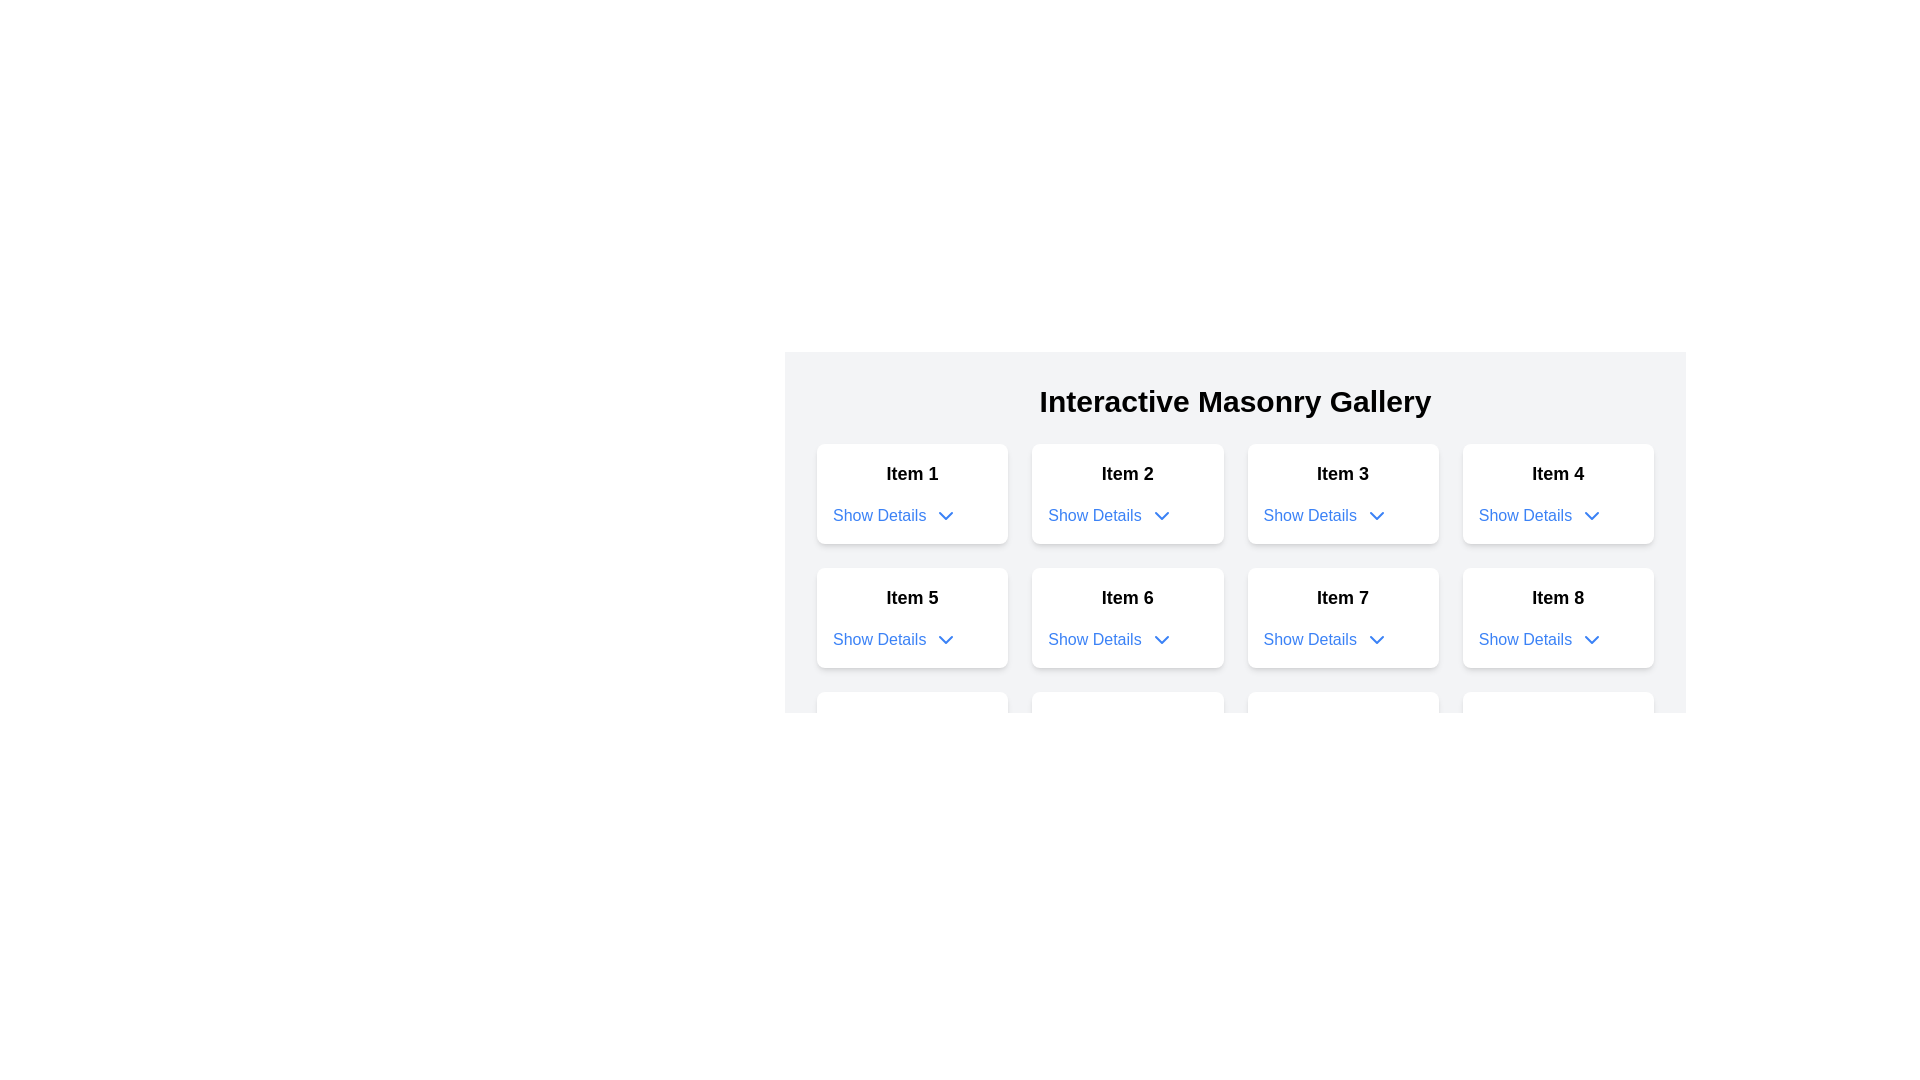 This screenshot has width=1920, height=1080. I want to click on the downward-facing chevron icon next to the 'Show Details' text for 'Item 1', so click(945, 515).